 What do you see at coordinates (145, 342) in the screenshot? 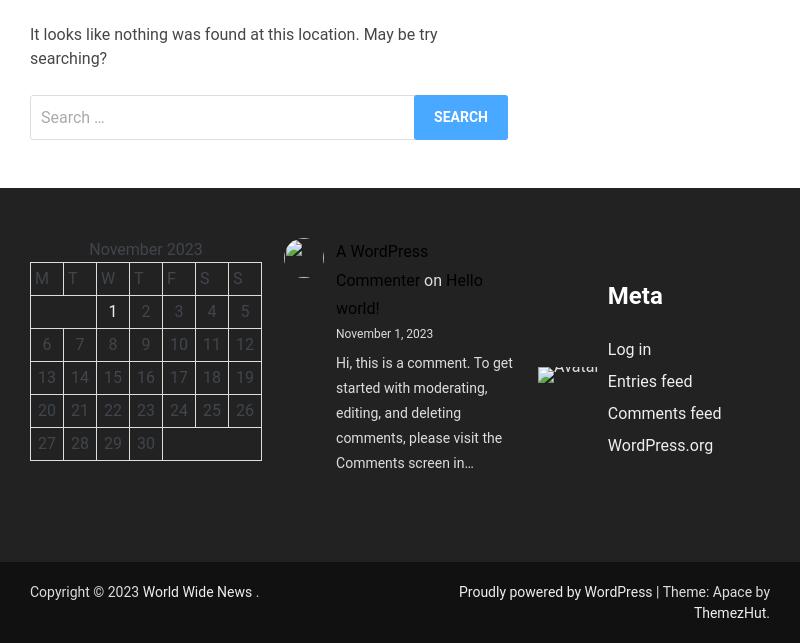
I see `'9'` at bounding box center [145, 342].